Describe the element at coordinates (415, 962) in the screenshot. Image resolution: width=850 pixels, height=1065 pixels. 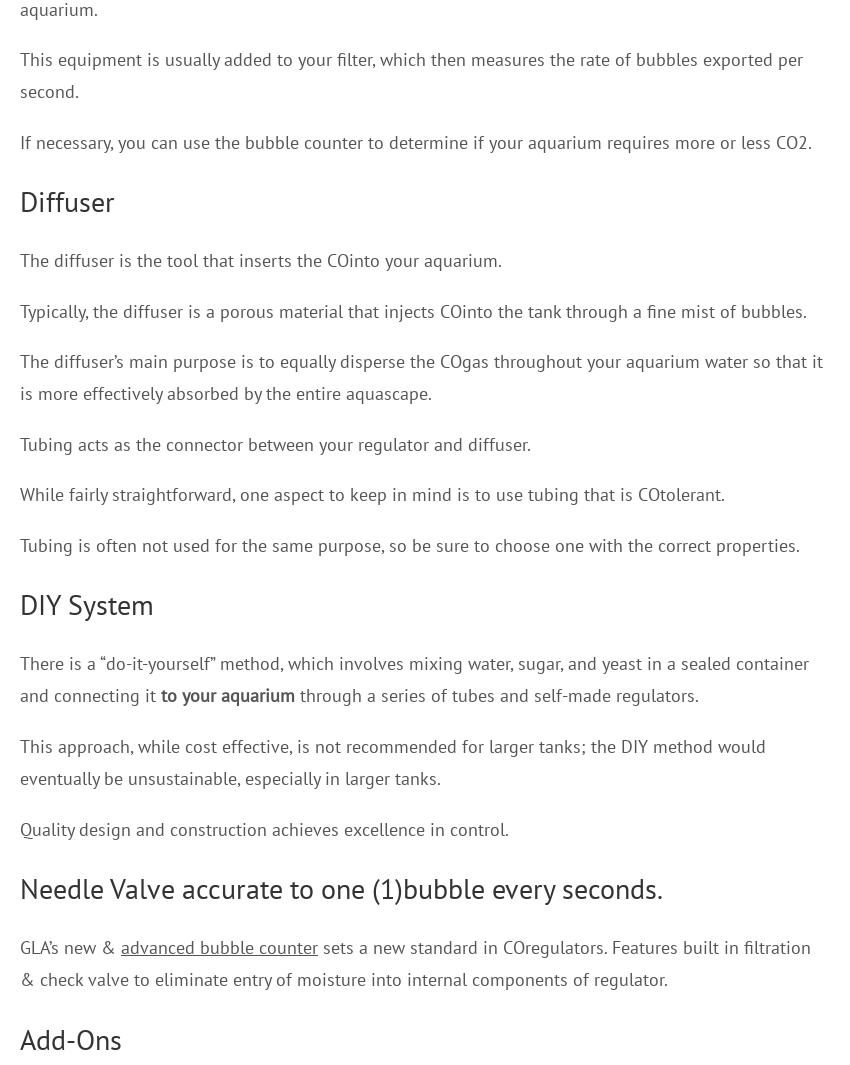
I see `'sets a new standard in COregulators. Features built in filtration & check valve to eliminate entry of moisture into internal components of regulator.'` at that location.